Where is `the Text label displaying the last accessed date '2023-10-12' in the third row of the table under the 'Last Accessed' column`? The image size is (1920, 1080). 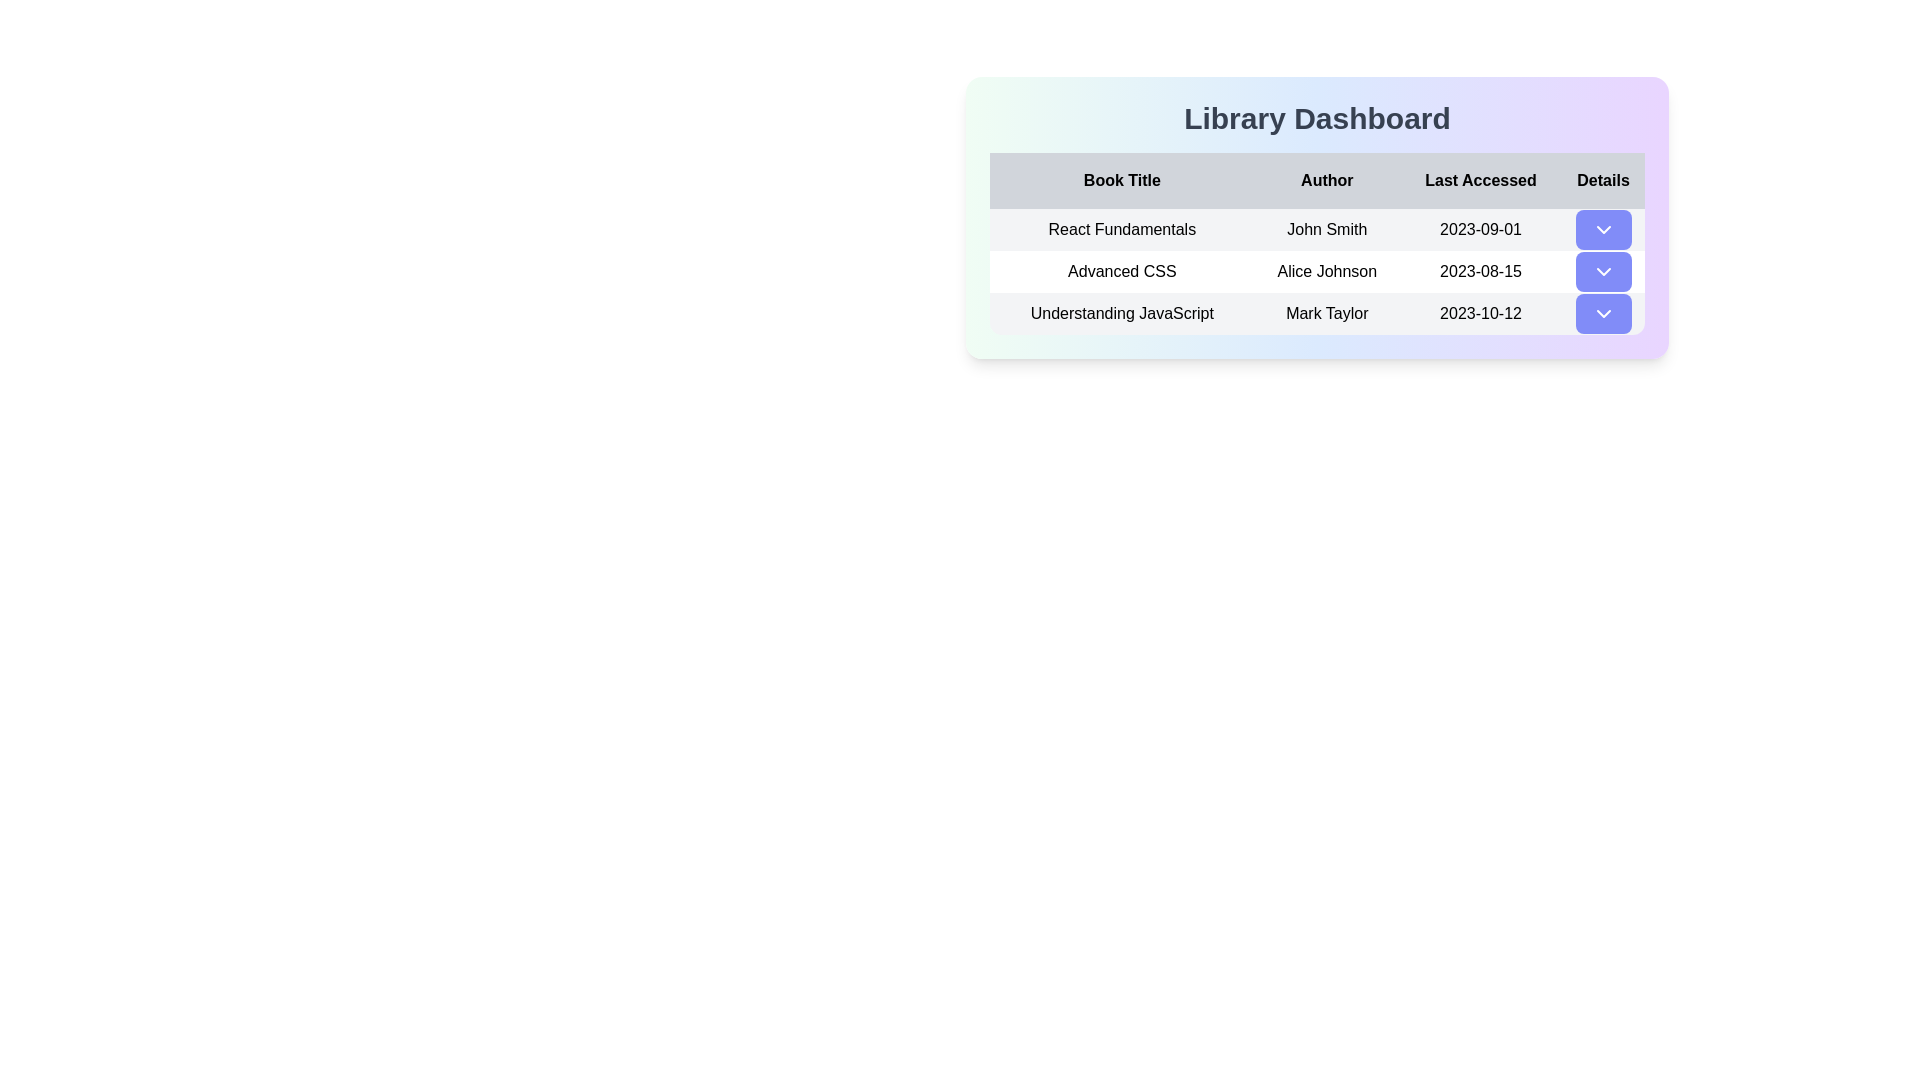
the Text label displaying the last accessed date '2023-10-12' in the third row of the table under the 'Last Accessed' column is located at coordinates (1481, 313).